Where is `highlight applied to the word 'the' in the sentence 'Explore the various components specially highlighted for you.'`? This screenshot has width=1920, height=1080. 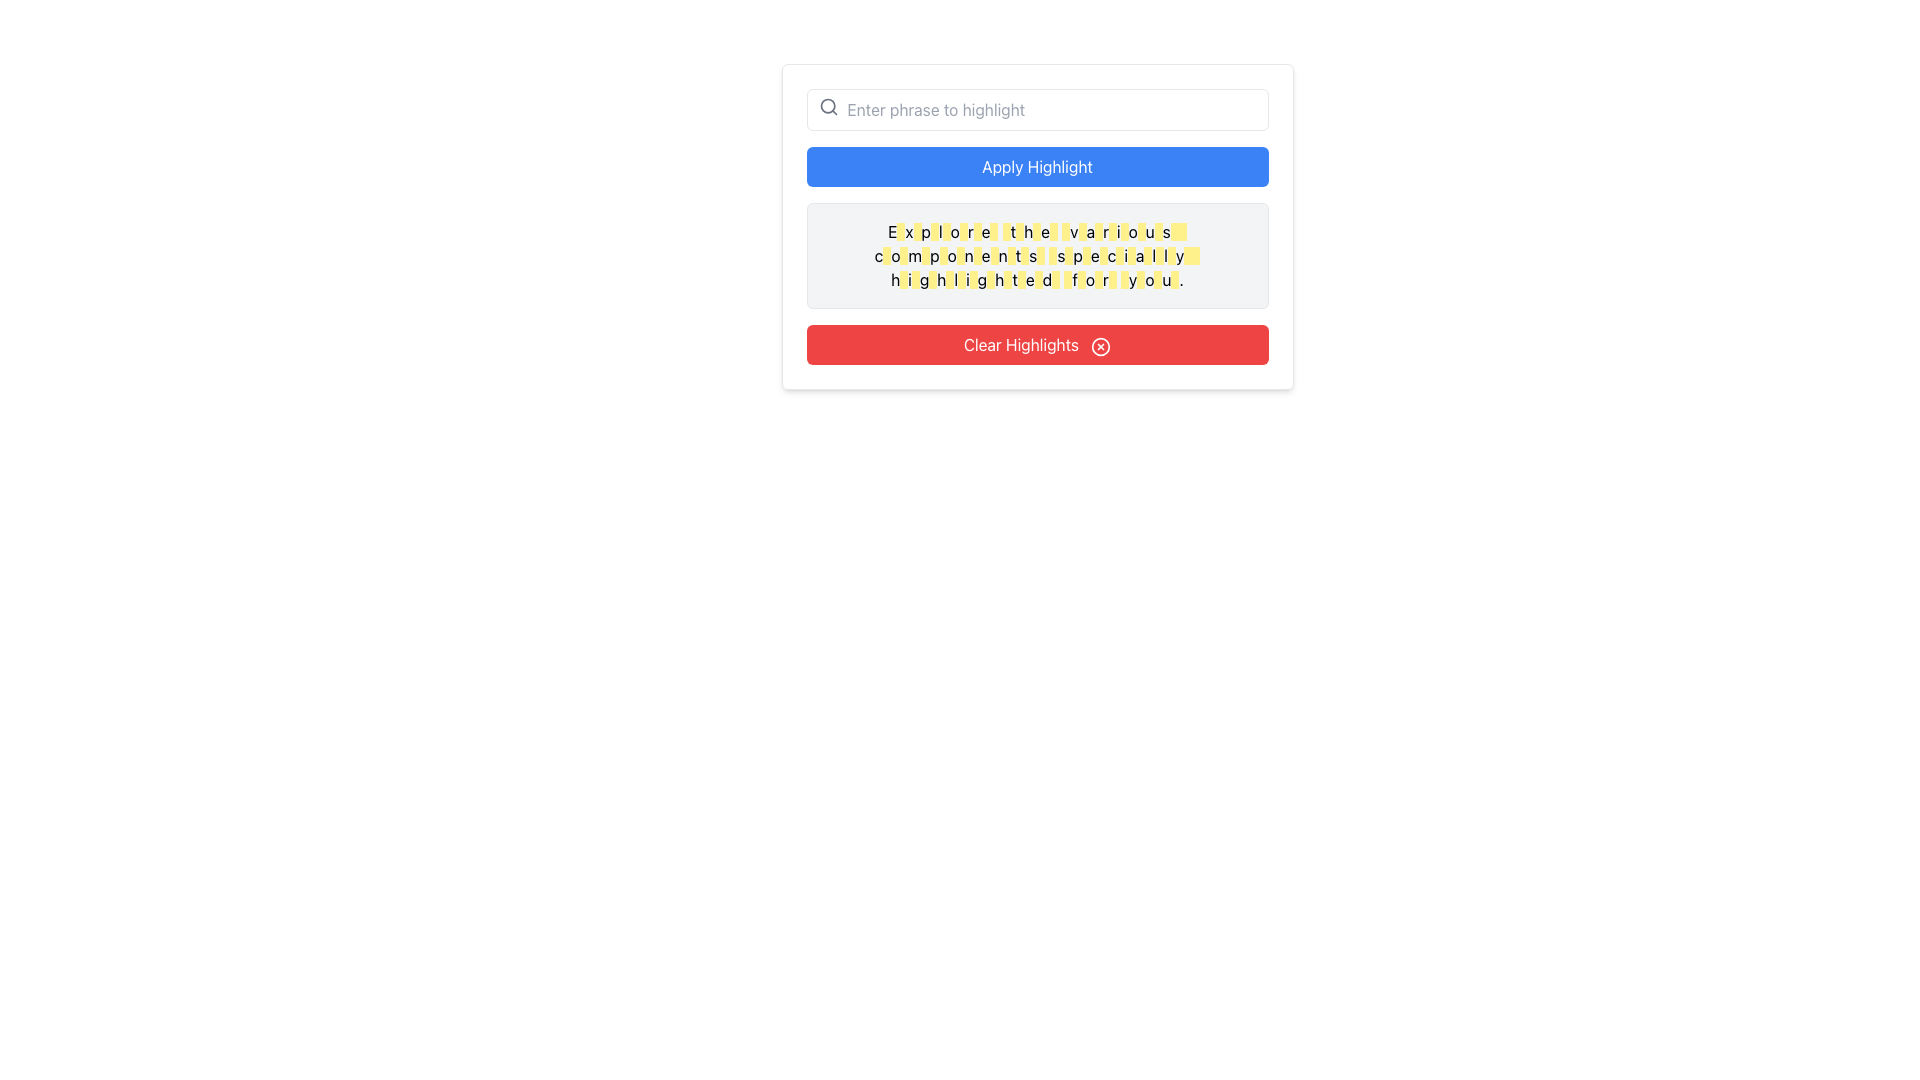 highlight applied to the word 'the' in the sentence 'Explore the various components specially highlighted for you.' is located at coordinates (1036, 230).